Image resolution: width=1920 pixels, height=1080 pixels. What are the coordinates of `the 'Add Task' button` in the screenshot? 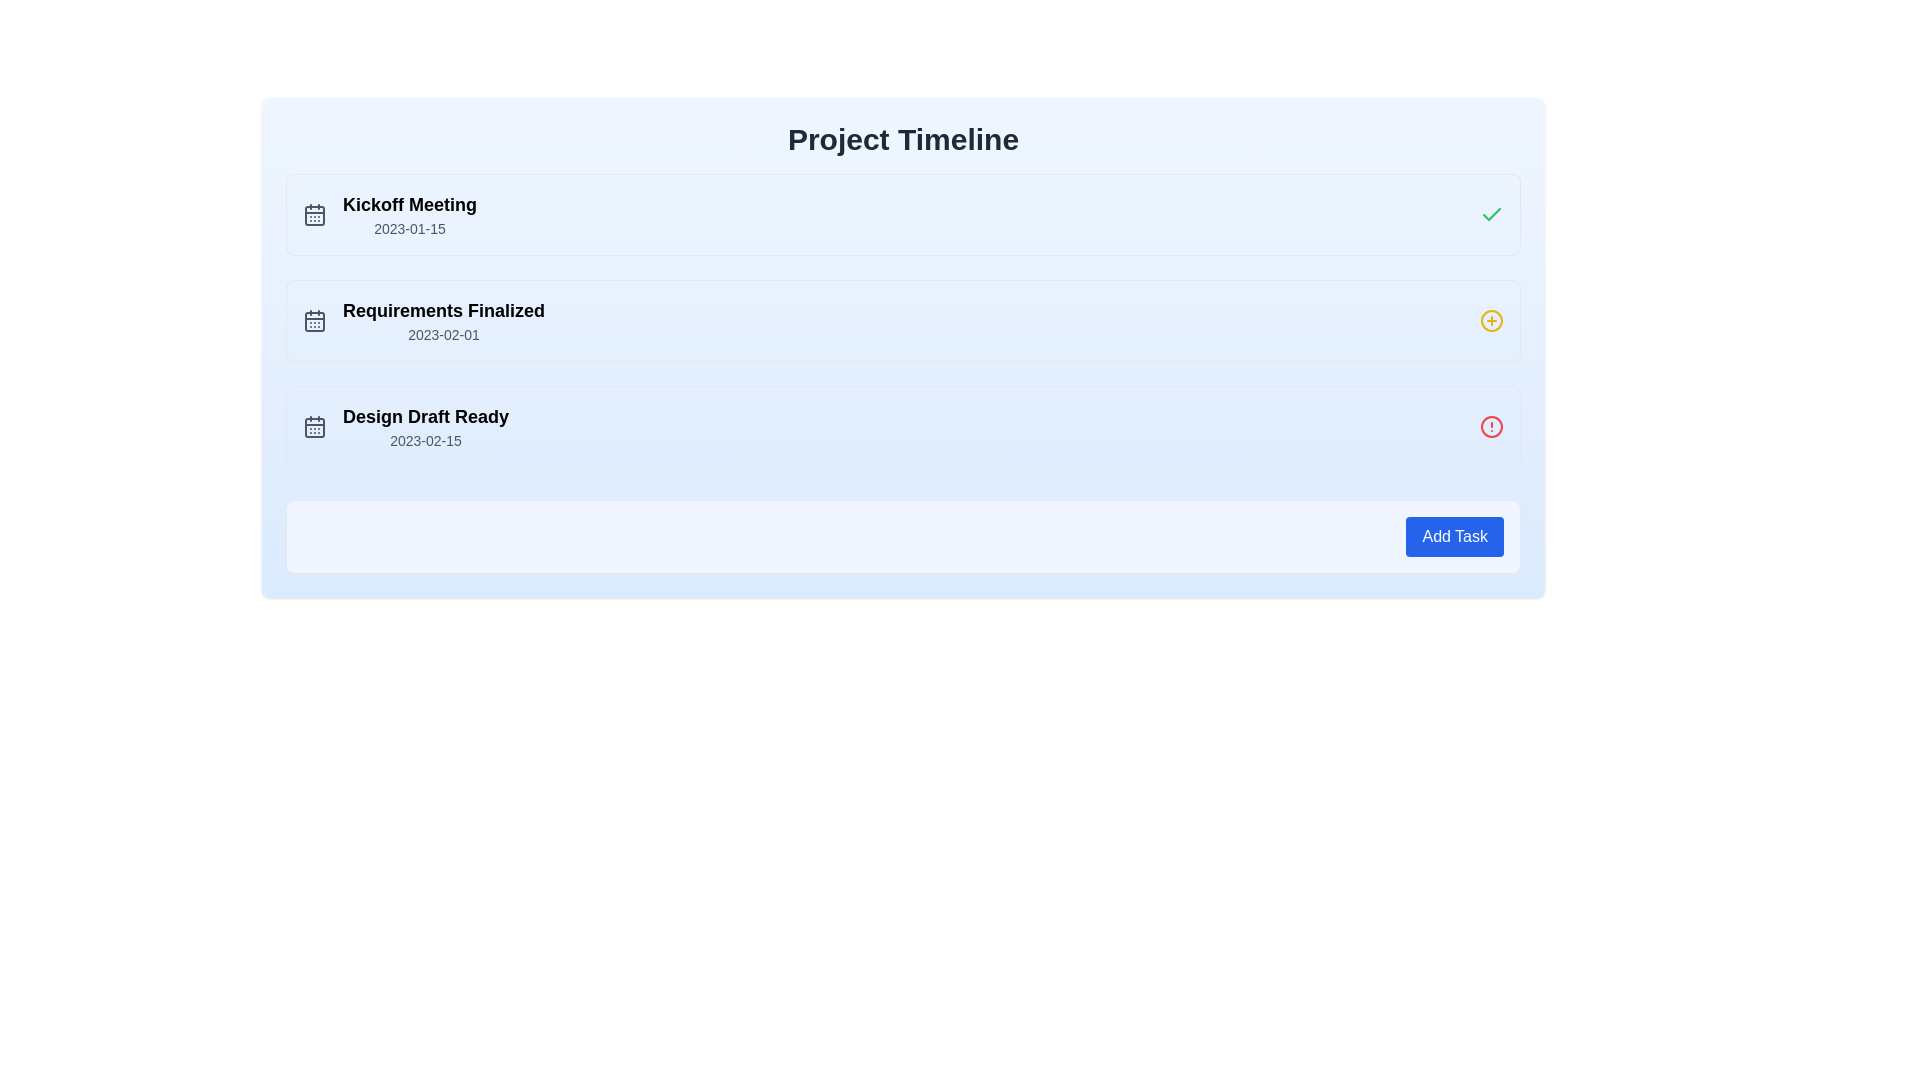 It's located at (1455, 535).